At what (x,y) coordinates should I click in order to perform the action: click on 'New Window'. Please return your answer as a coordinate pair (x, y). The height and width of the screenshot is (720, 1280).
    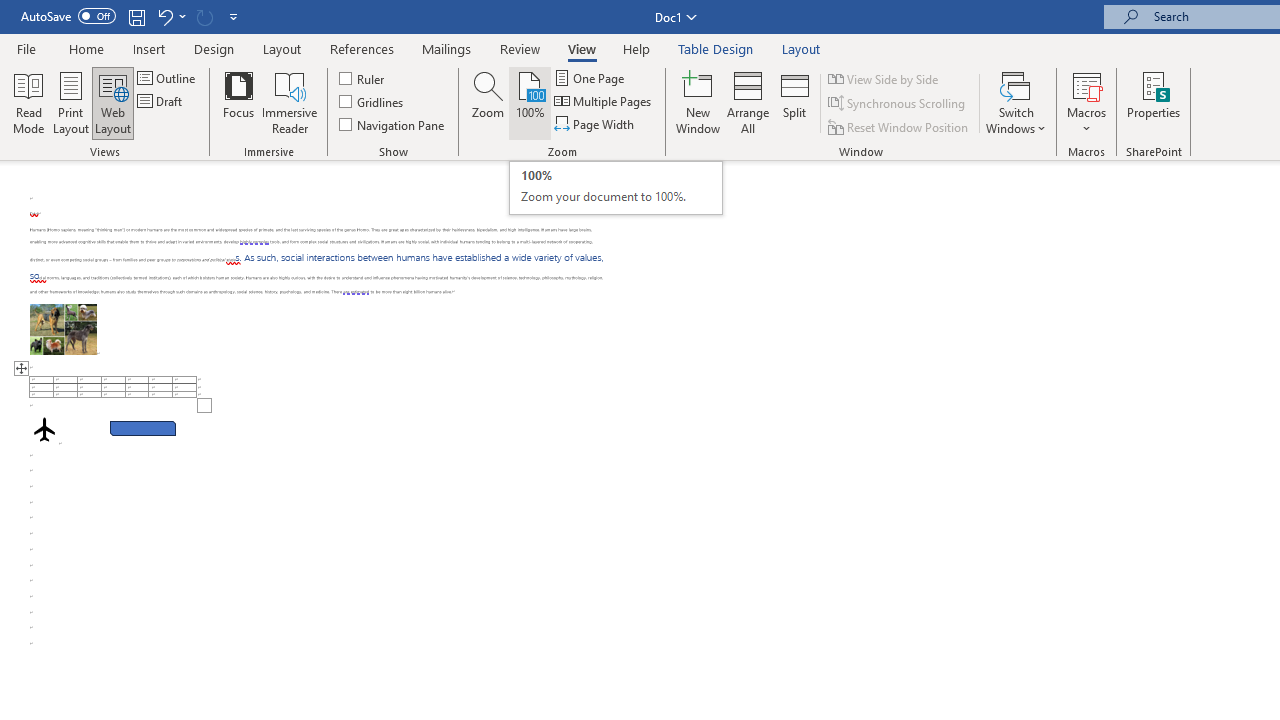
    Looking at the image, I should click on (698, 103).